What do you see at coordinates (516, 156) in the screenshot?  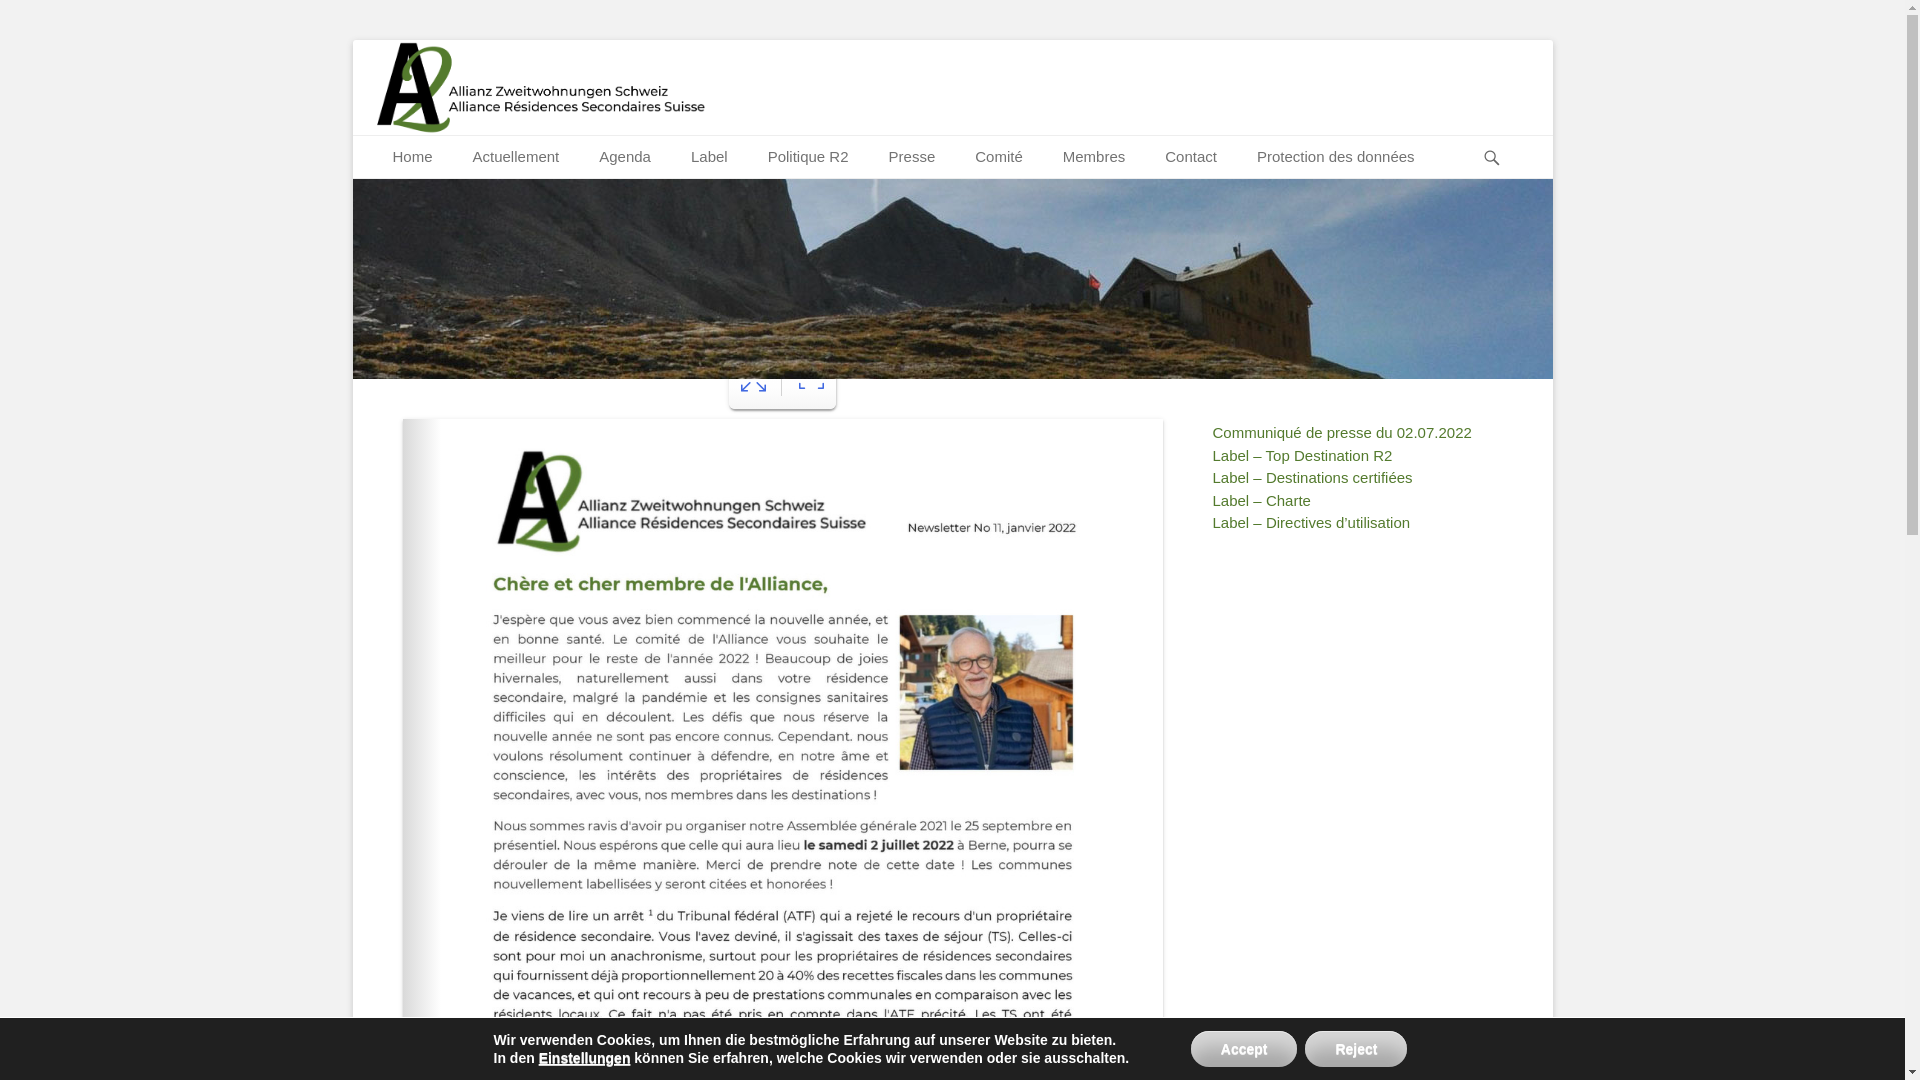 I see `'Actuellement'` at bounding box center [516, 156].